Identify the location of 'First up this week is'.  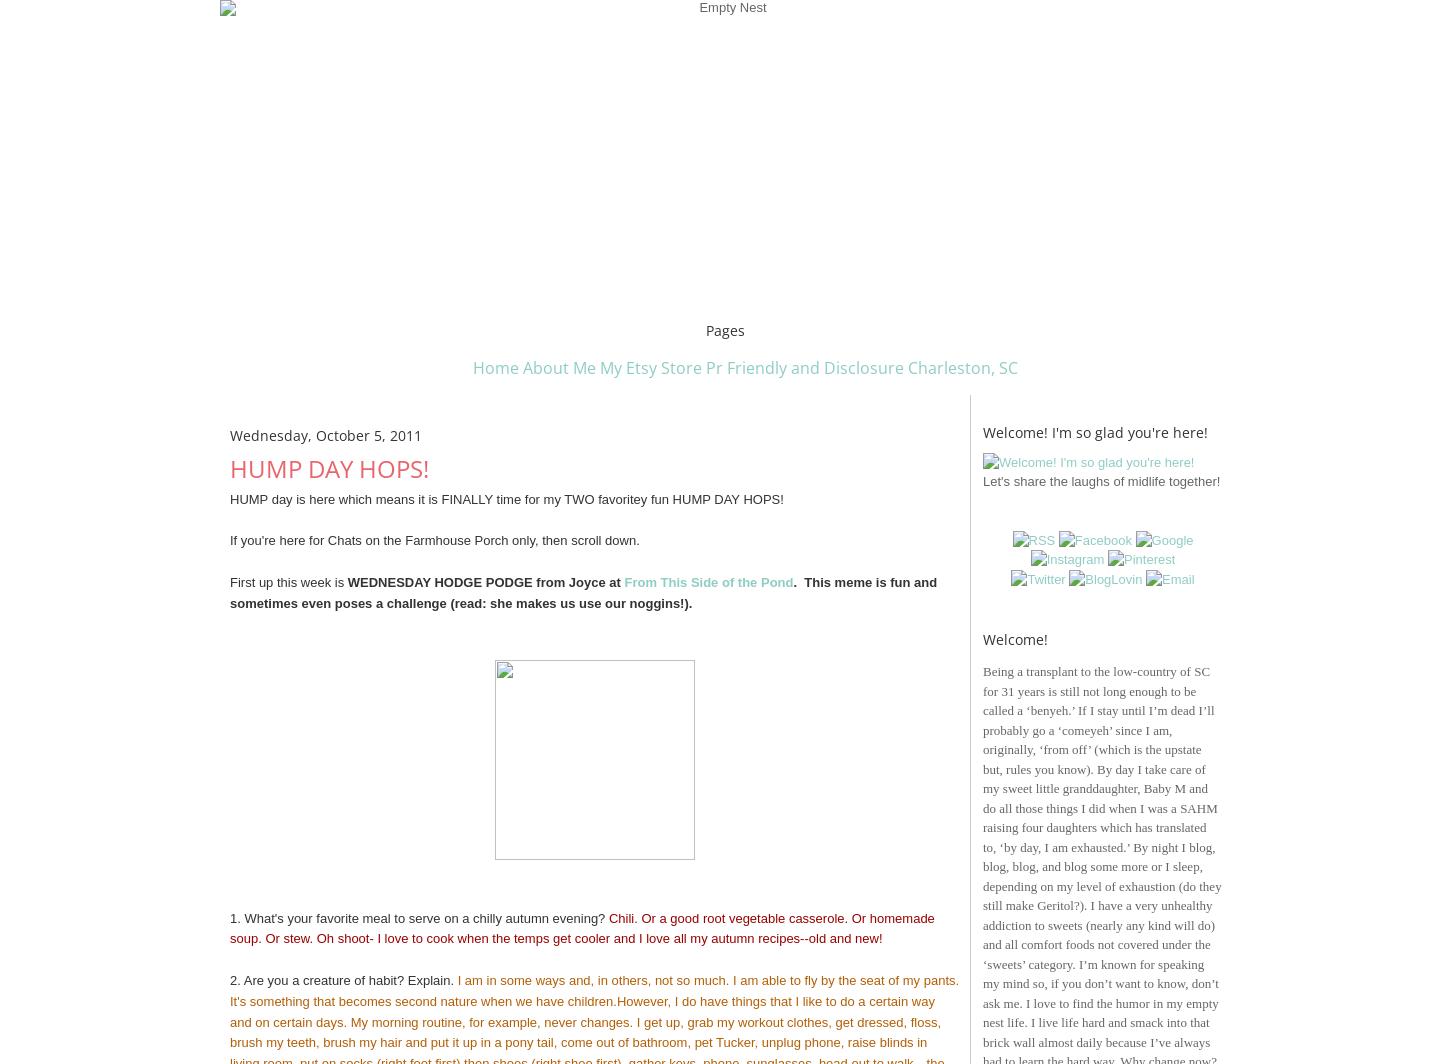
(228, 581).